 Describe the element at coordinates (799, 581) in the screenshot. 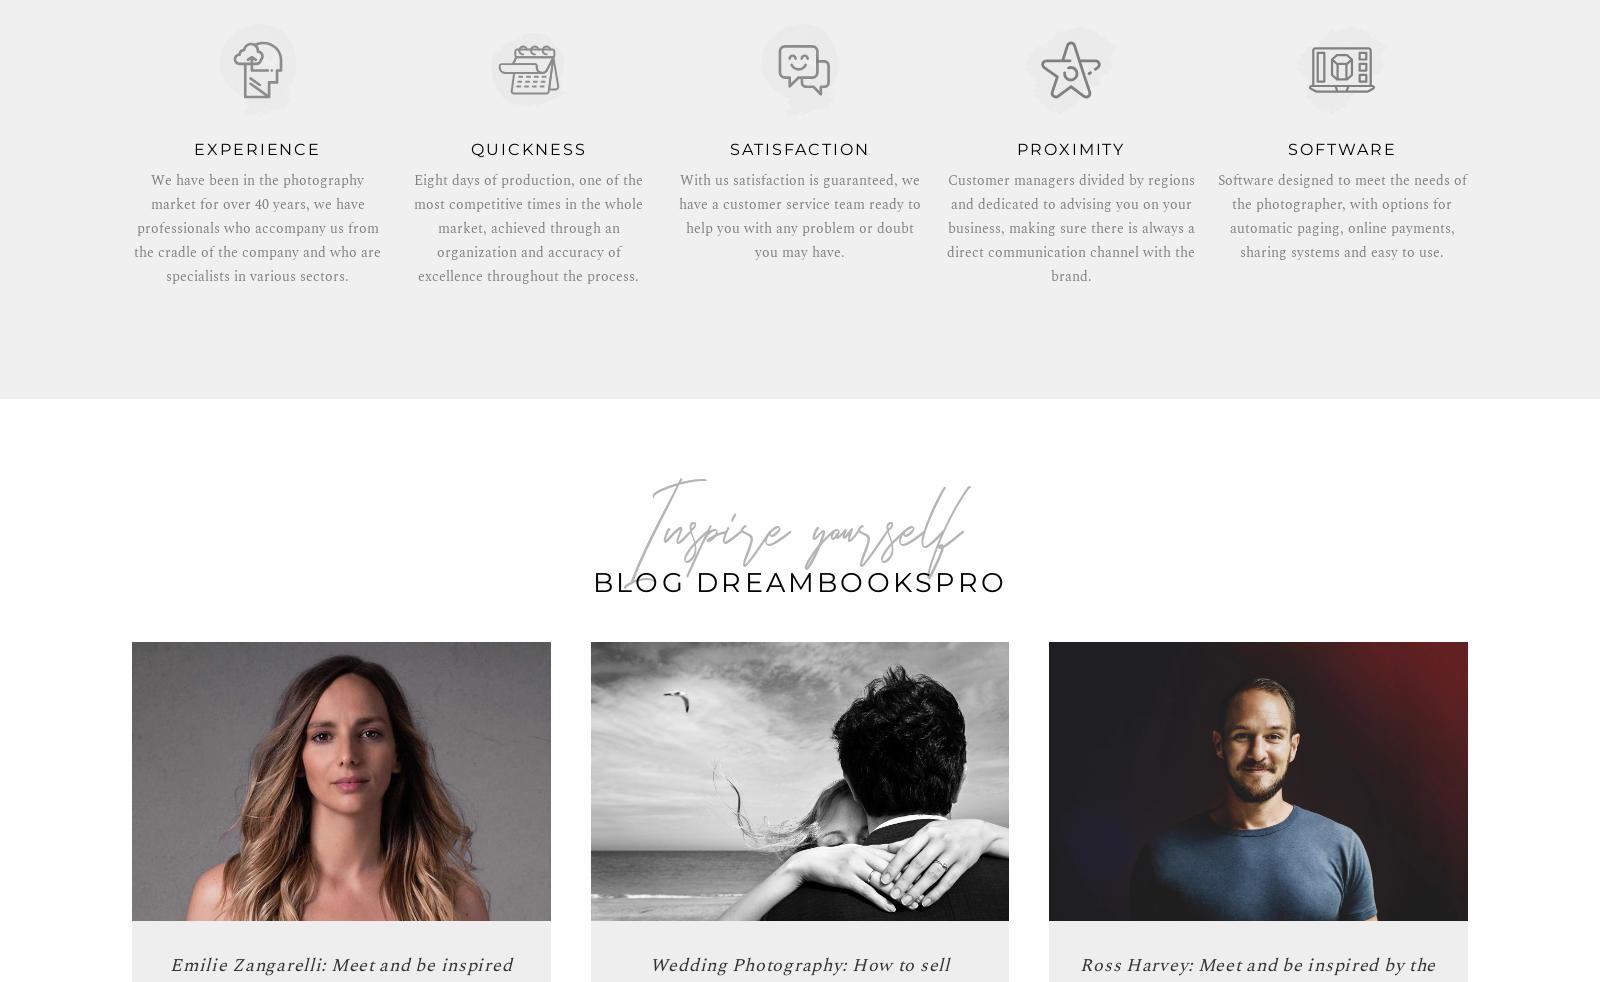

I see `'Blog DreambooksPRO'` at that location.